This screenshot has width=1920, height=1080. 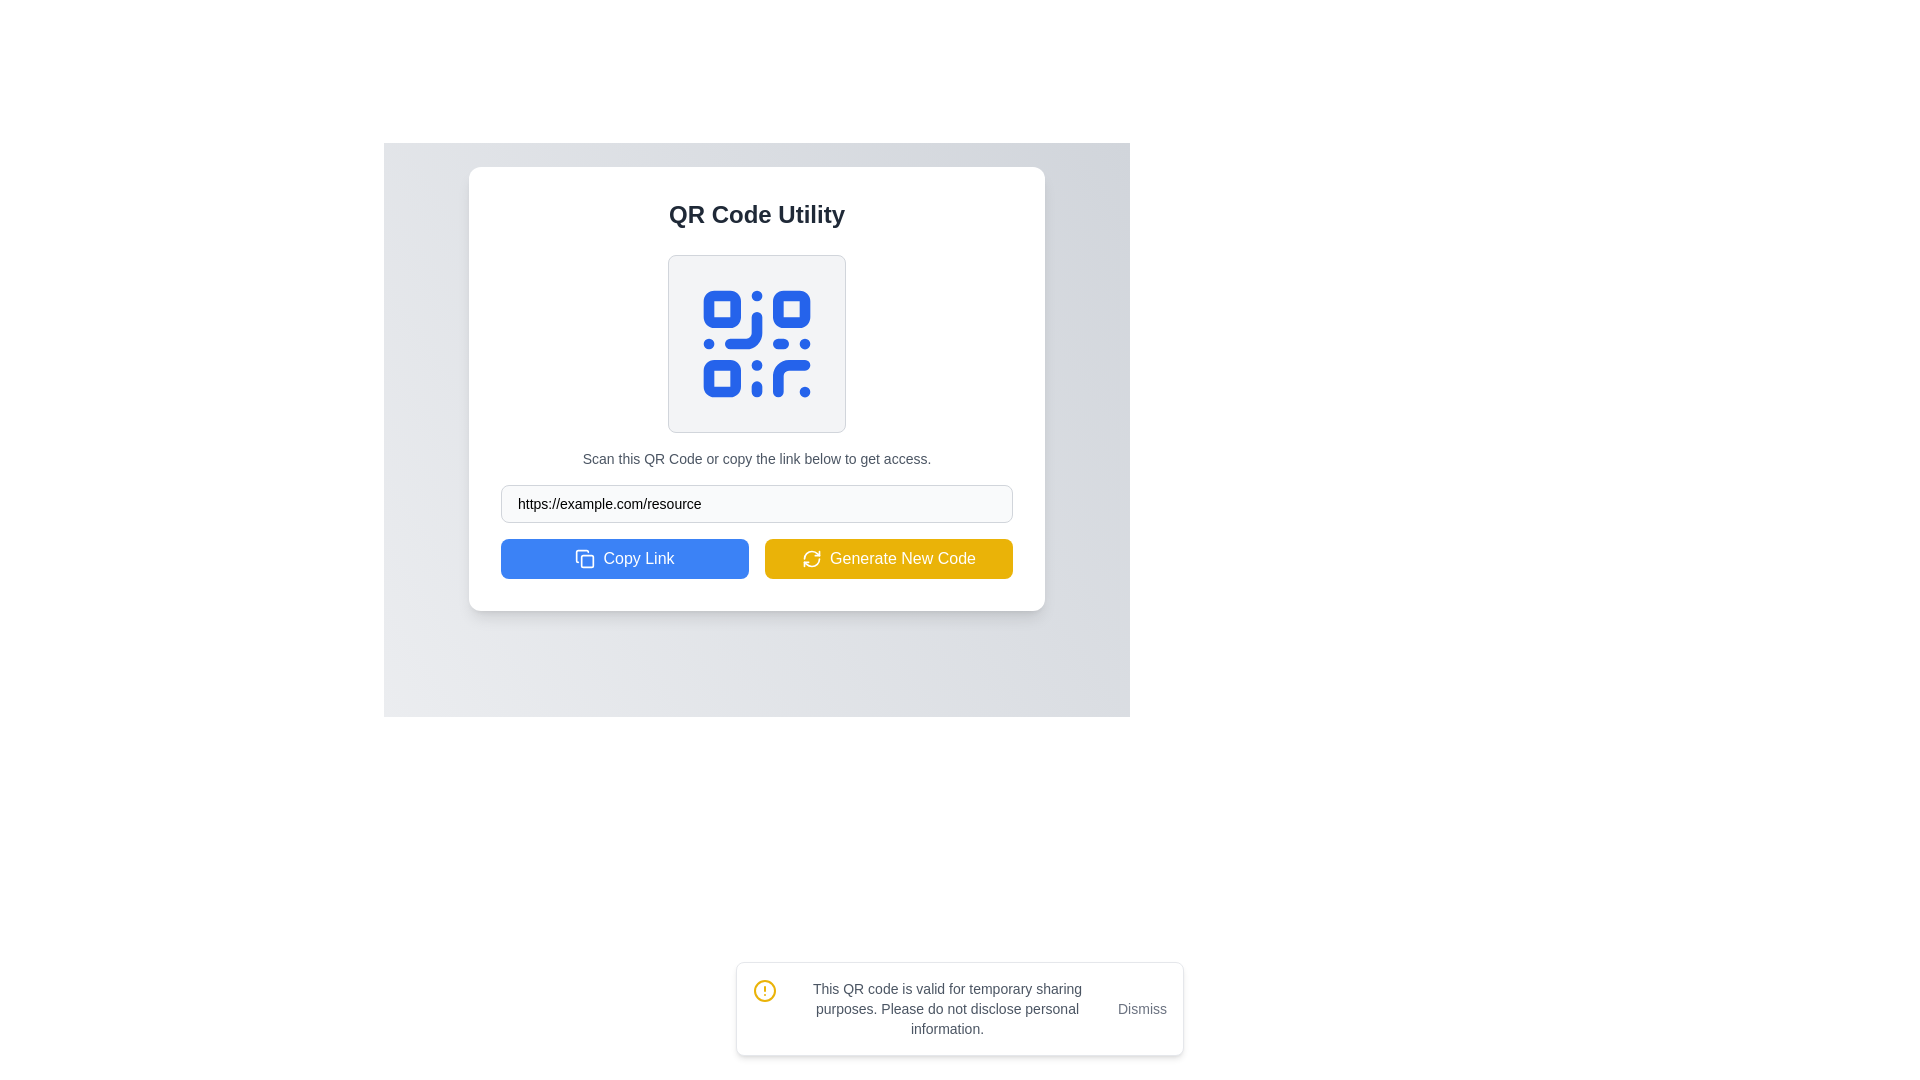 What do you see at coordinates (756, 215) in the screenshot?
I see `the 'QR Code Utility' text label, which is styled prominently as a title` at bounding box center [756, 215].